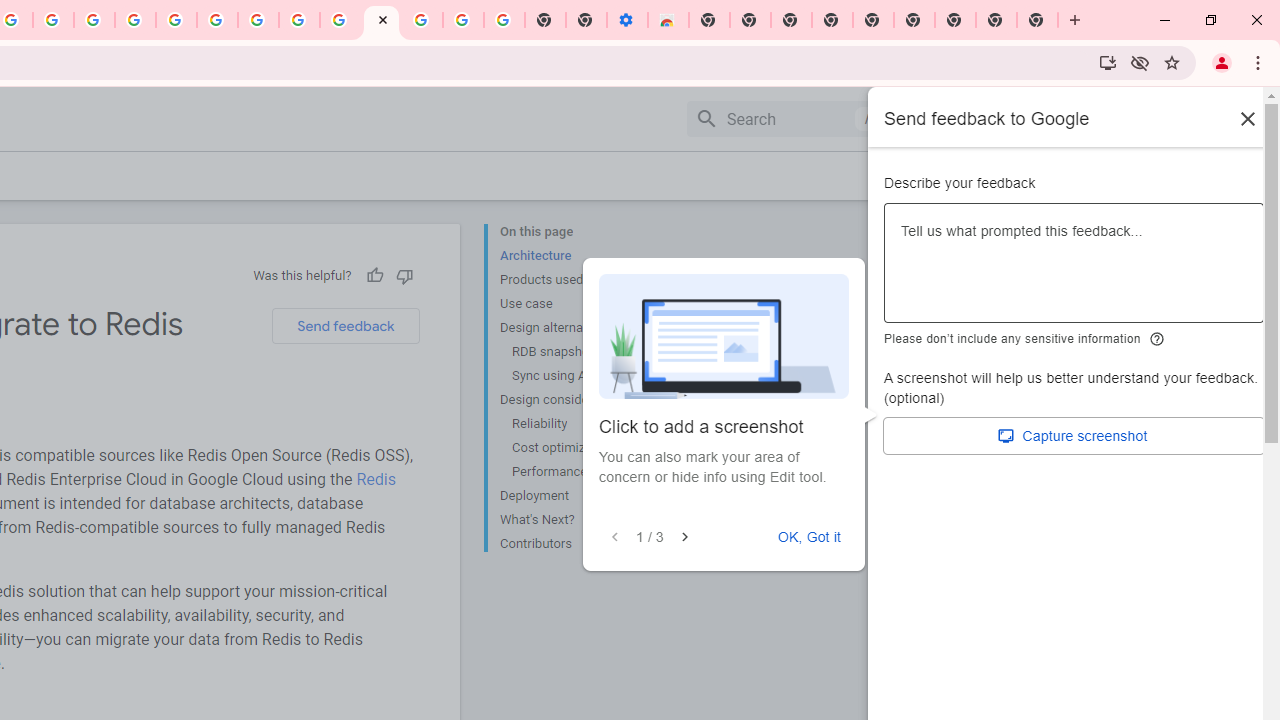 This screenshot has width=1280, height=720. What do you see at coordinates (374, 275) in the screenshot?
I see `'Helpful'` at bounding box center [374, 275].